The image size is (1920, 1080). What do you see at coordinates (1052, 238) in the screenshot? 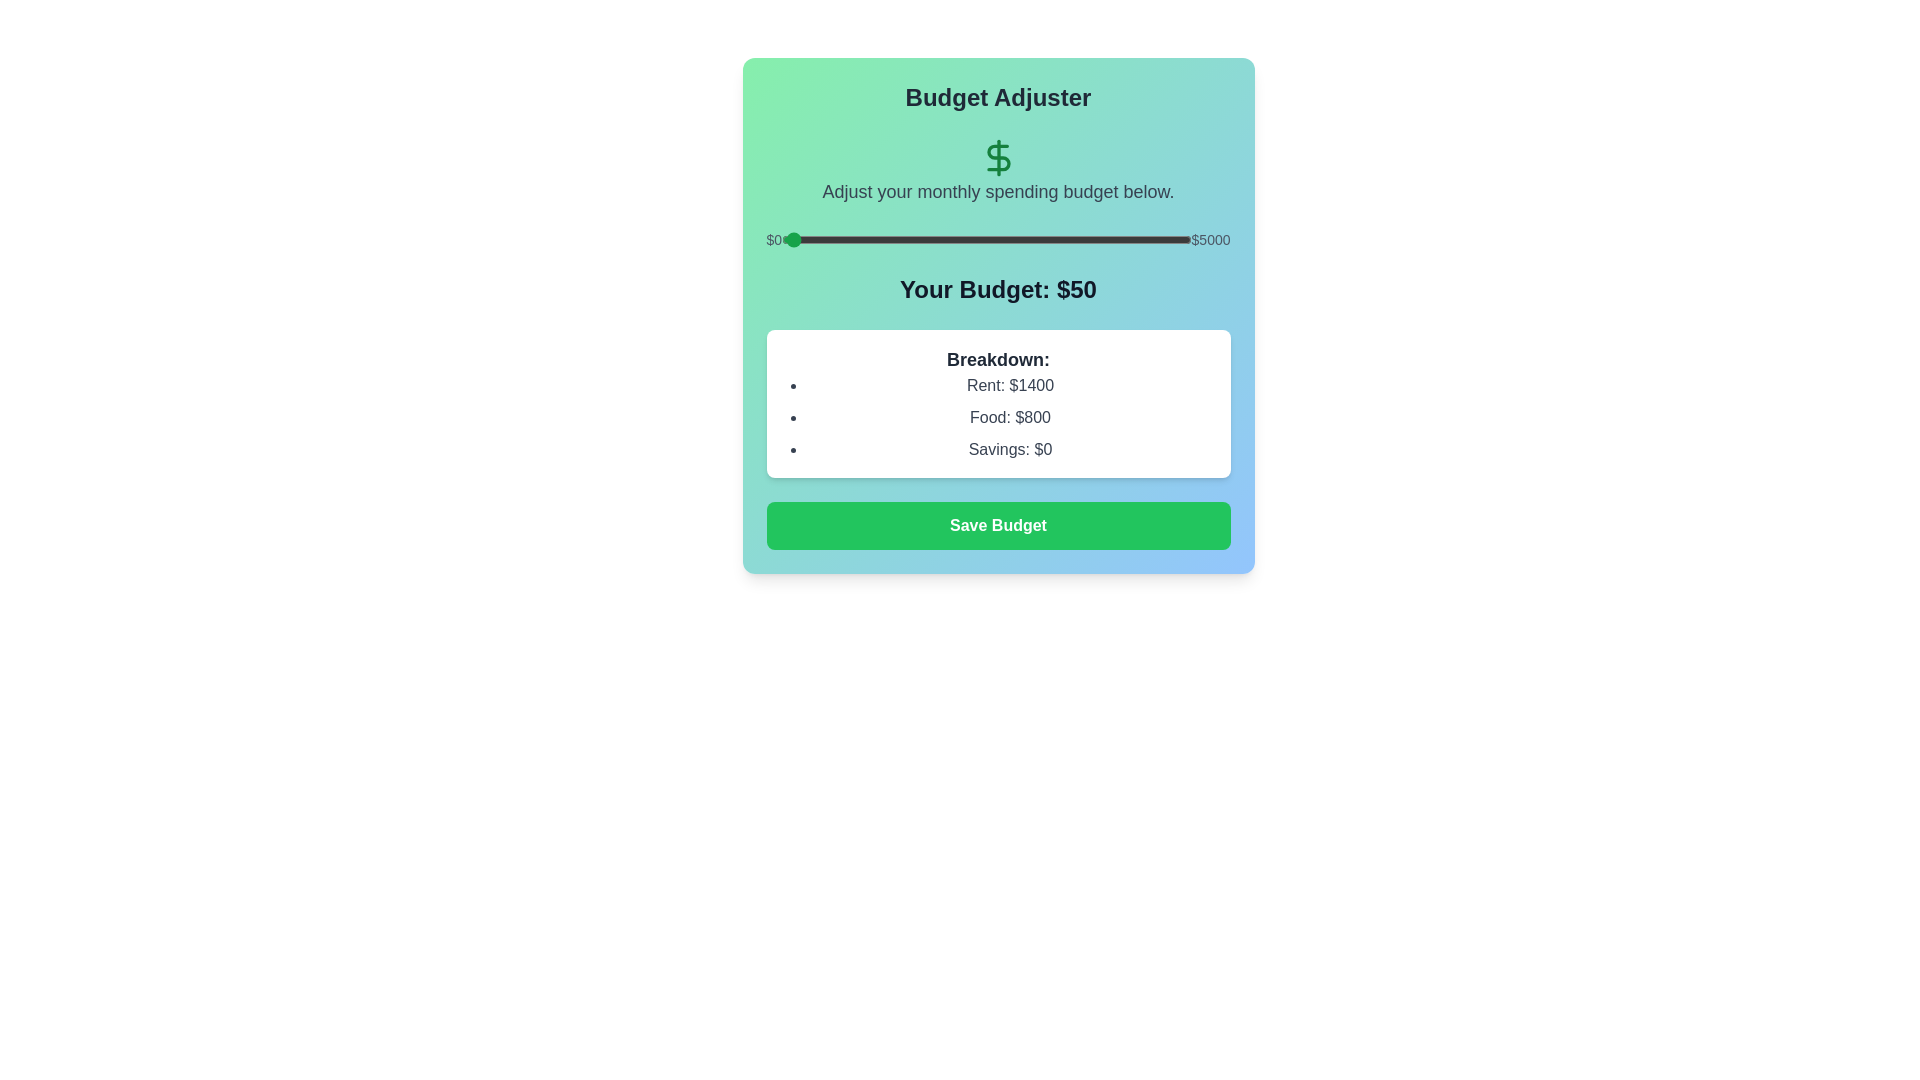
I see `the budget to 3315 dollars by adjusting the slider` at bounding box center [1052, 238].